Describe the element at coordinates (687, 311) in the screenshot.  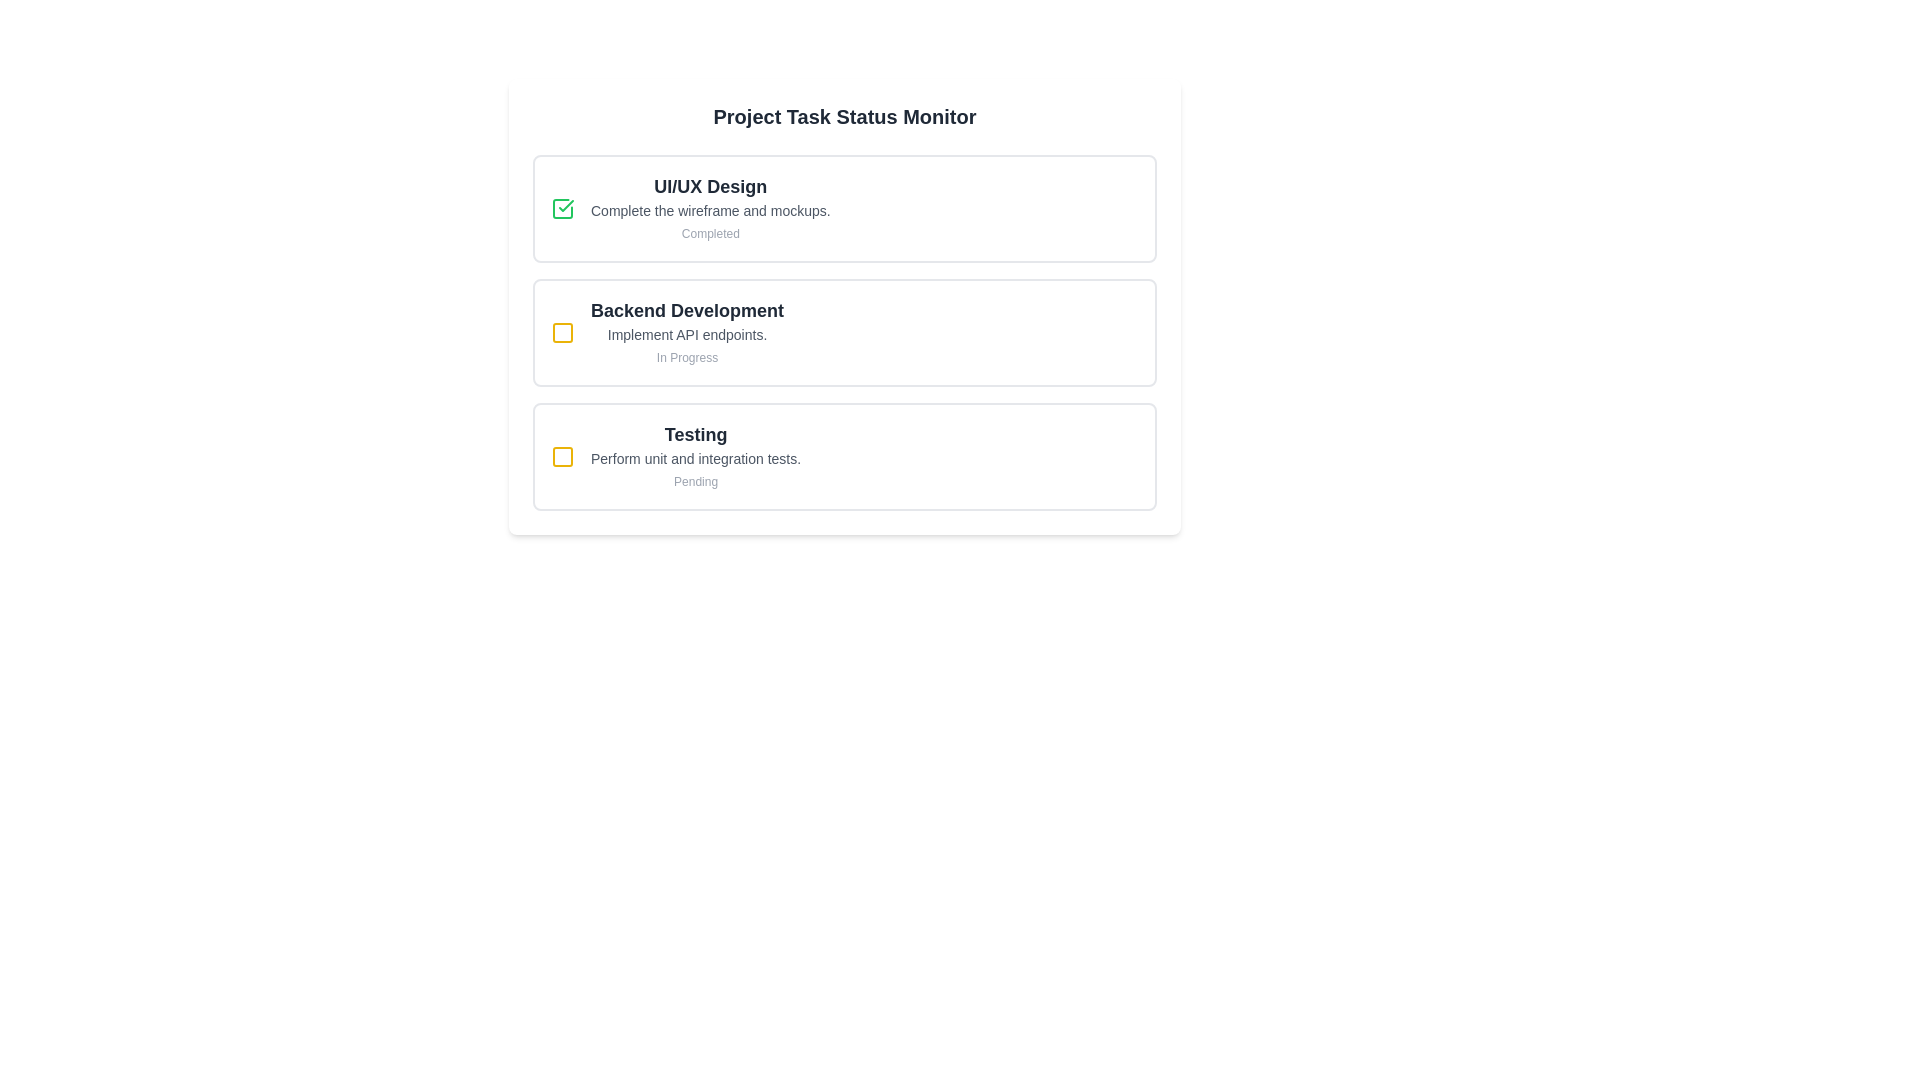
I see `the text label reading 'Backend Development', which is styled in bold font and serves as the title for a task card` at that location.